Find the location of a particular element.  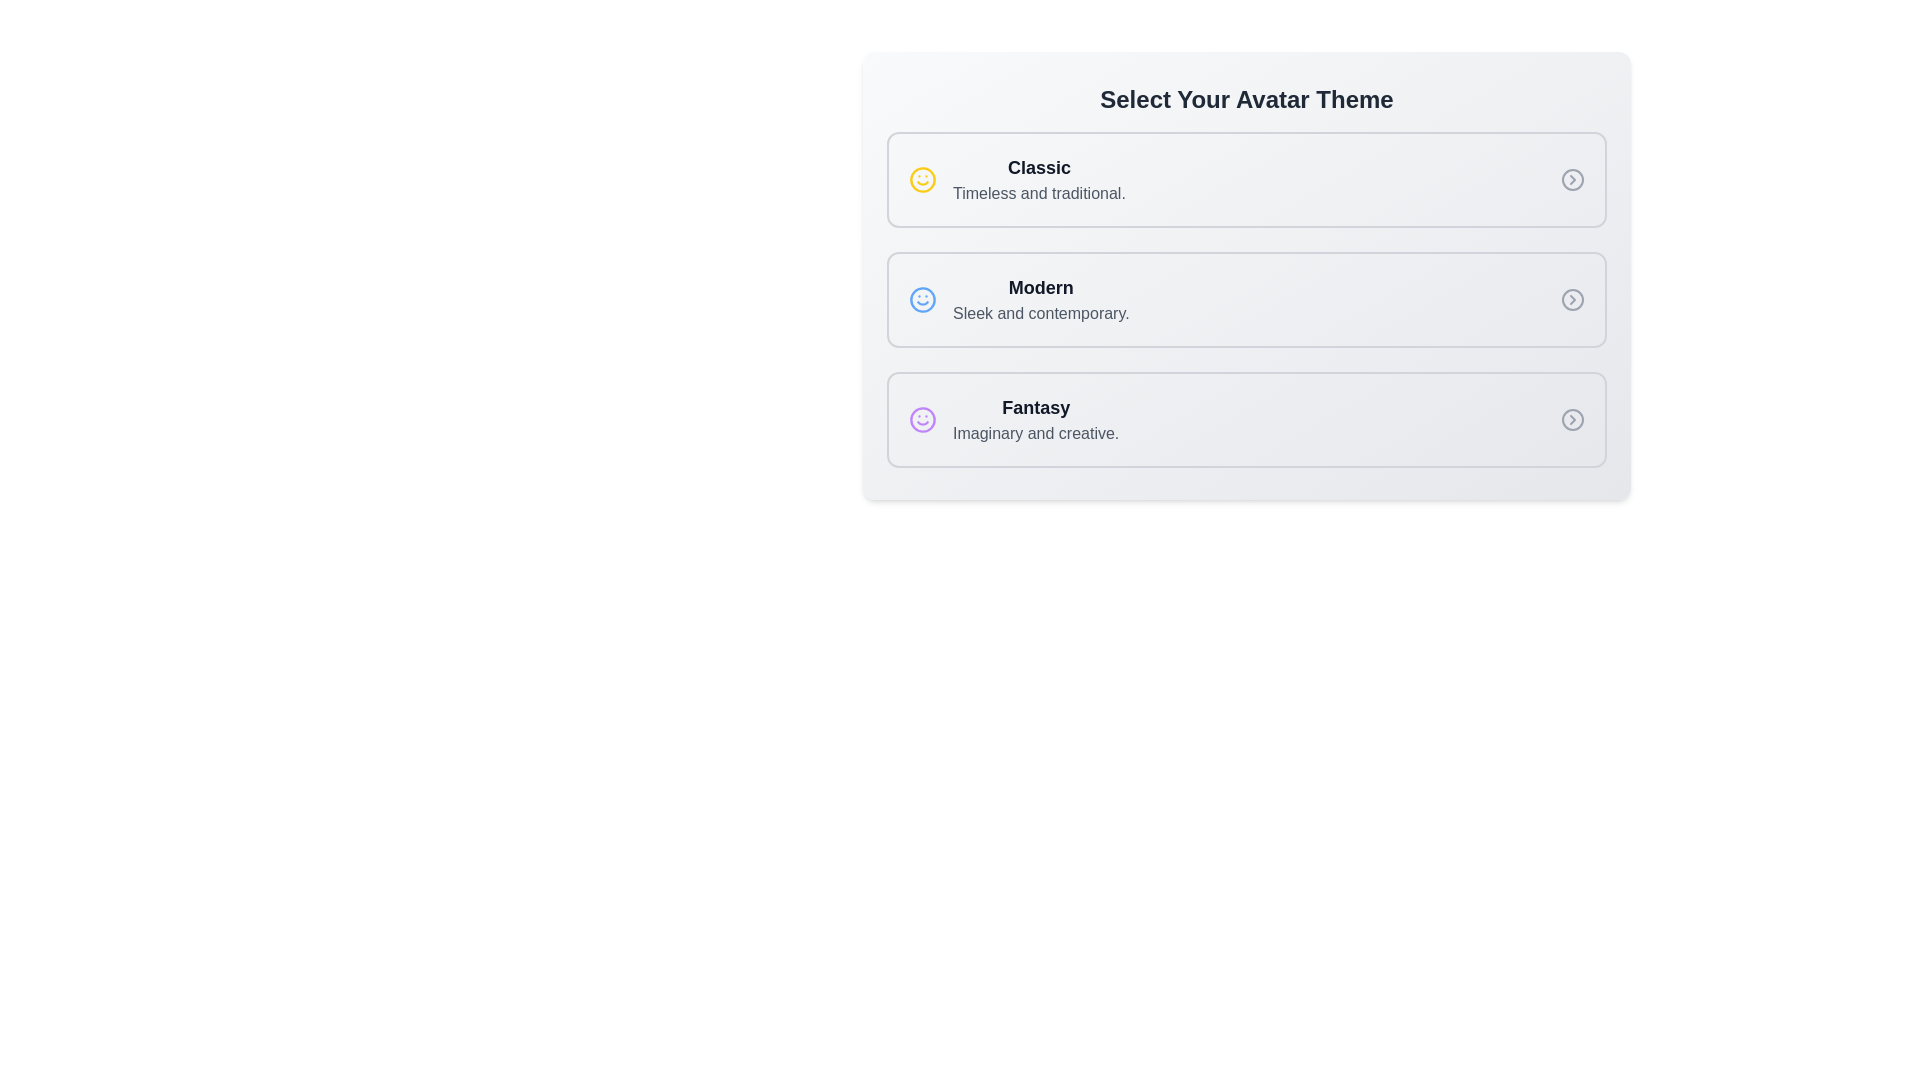

the circular icon with a right-pointing chevron, located to the far right of the 'Fantasy' choice option is located at coordinates (1572, 419).